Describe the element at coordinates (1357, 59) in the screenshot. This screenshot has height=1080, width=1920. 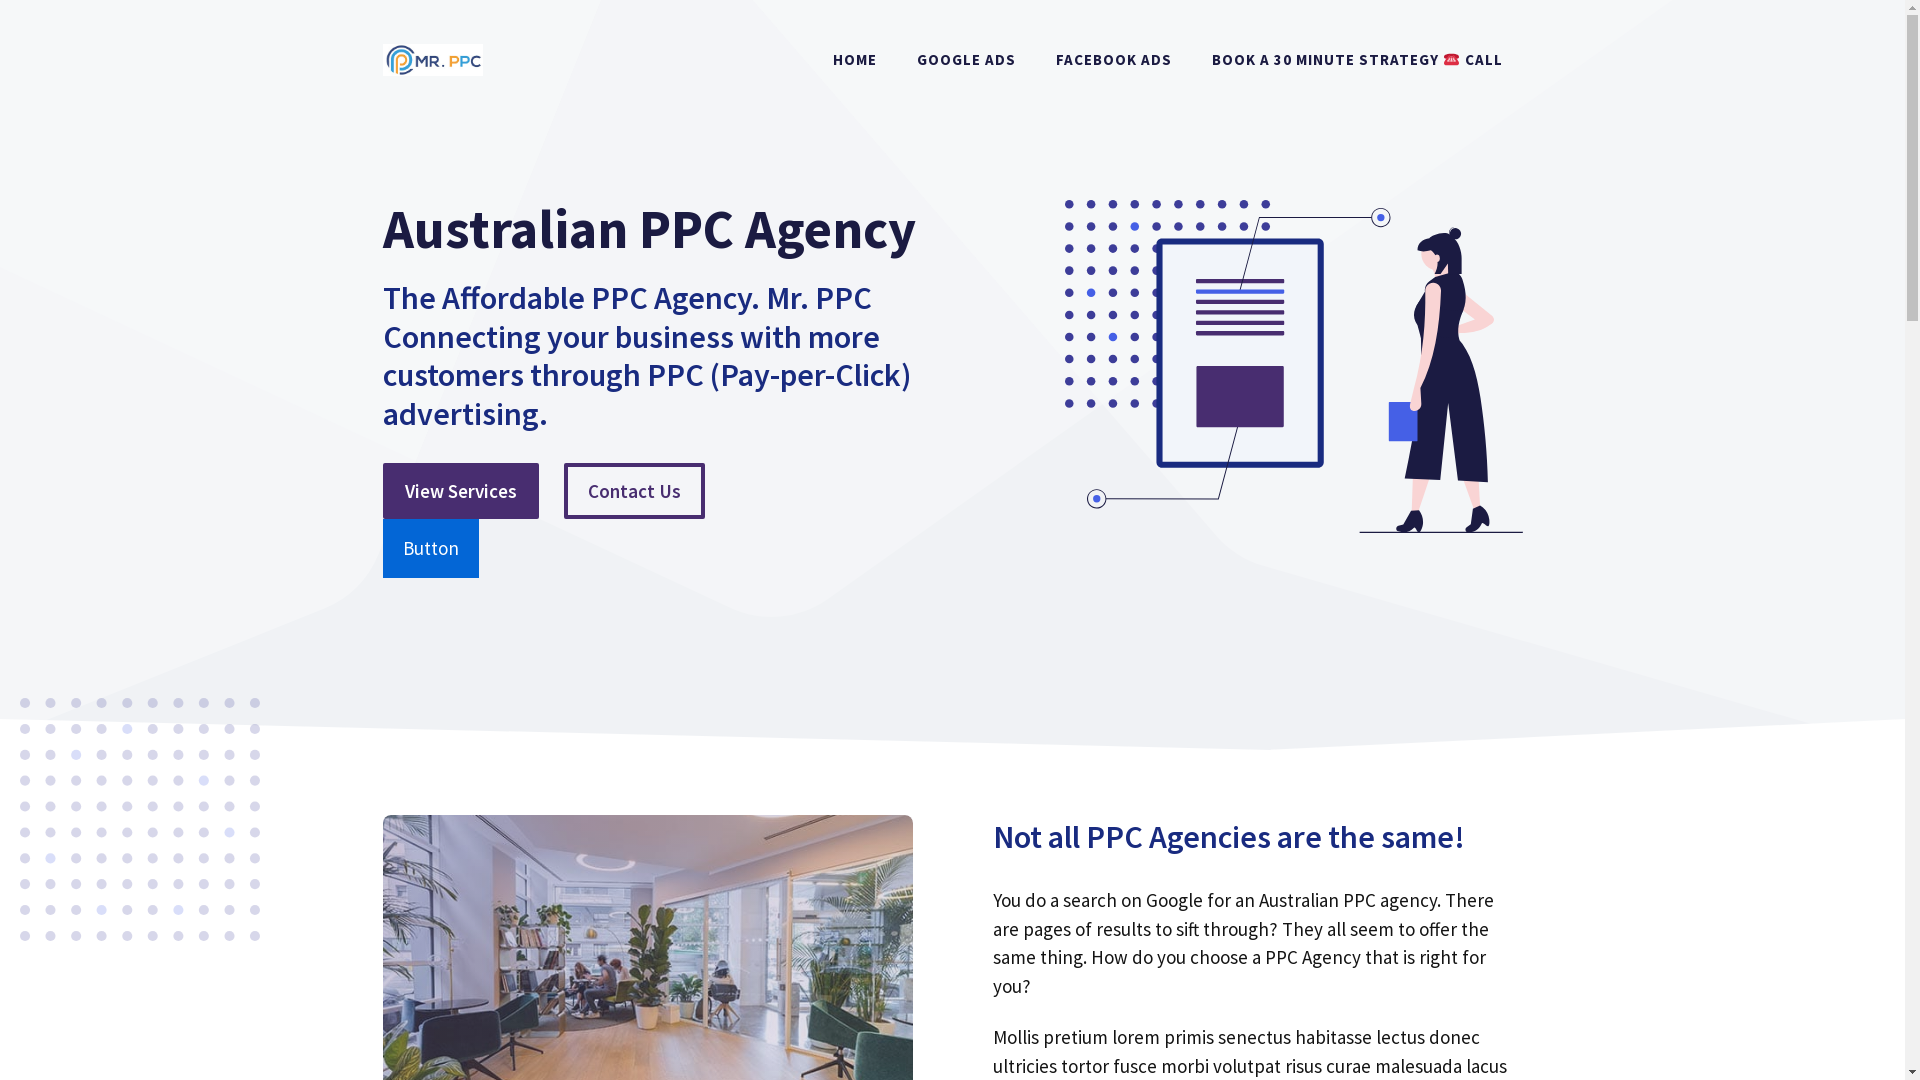
I see `'BOOK A 30 MINUTE STRATEGY CALL'` at that location.